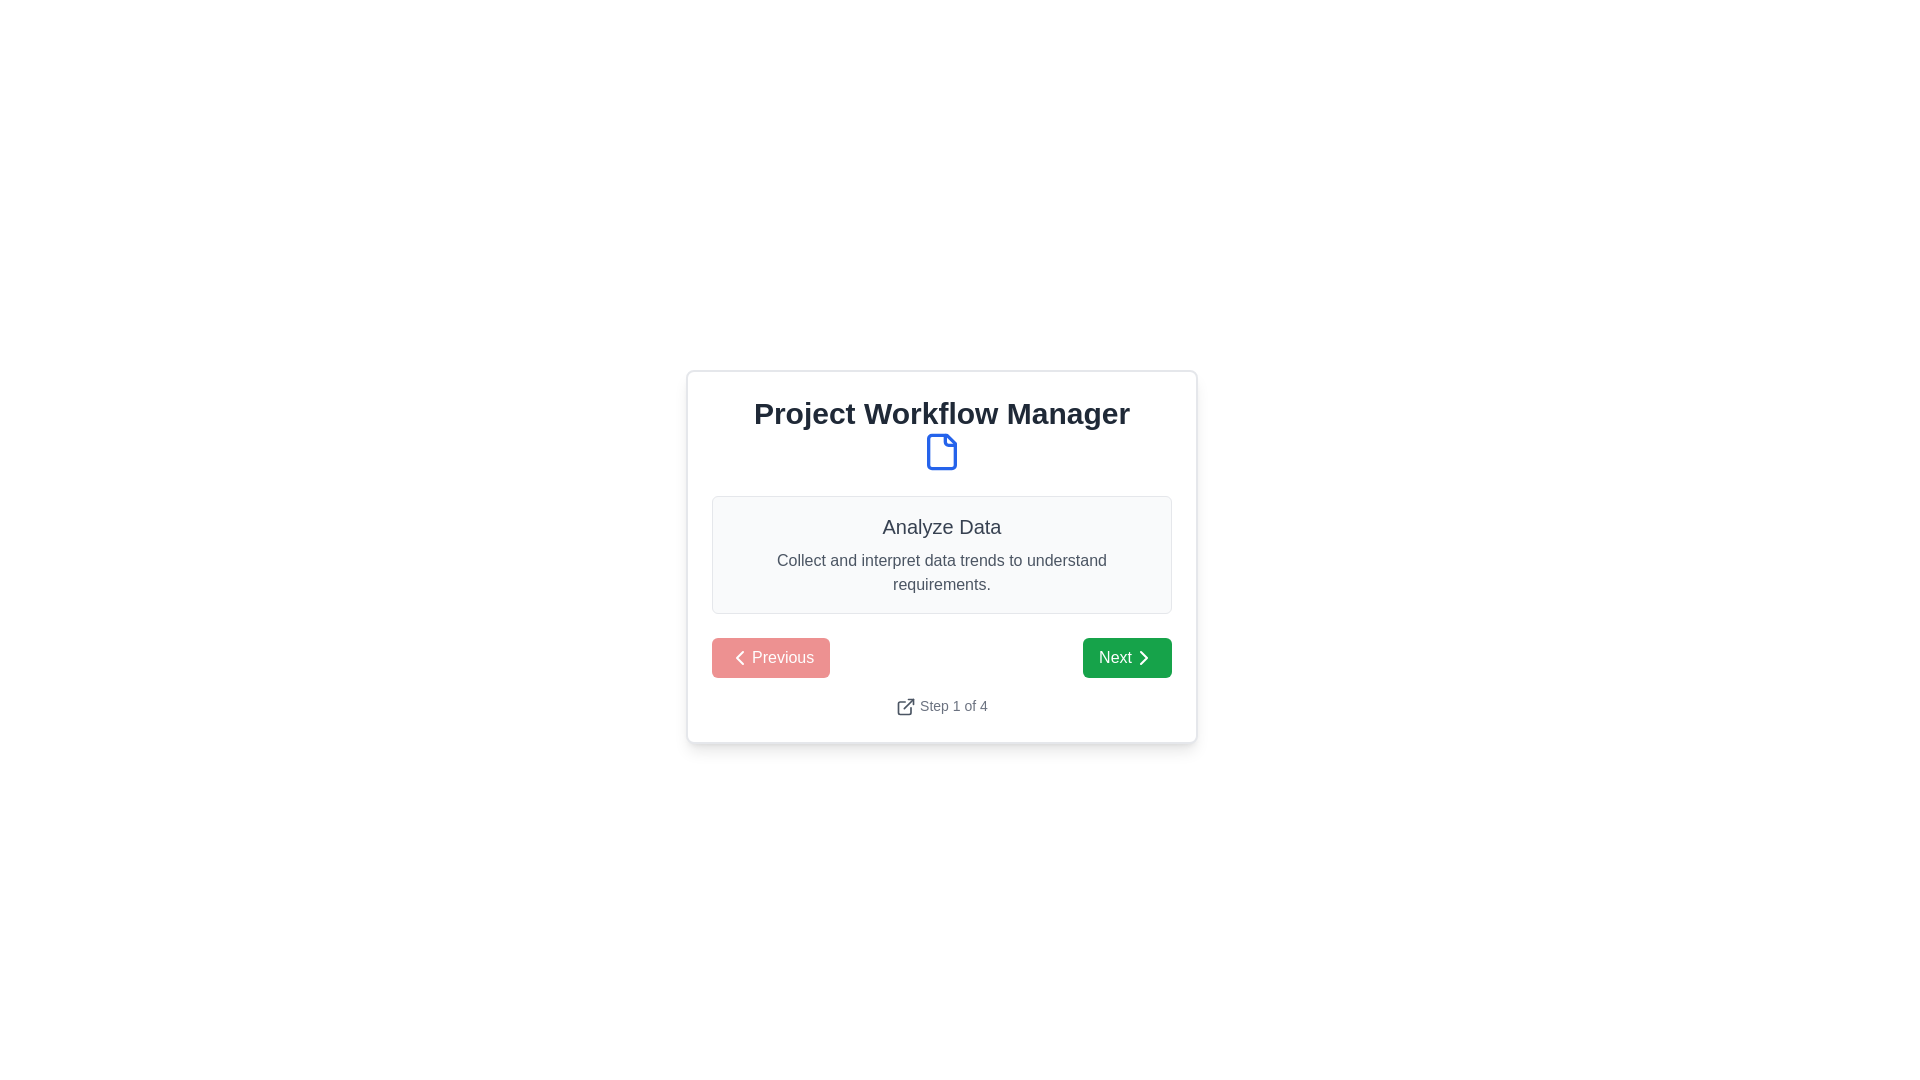  Describe the element at coordinates (940, 451) in the screenshot. I see `the blue-colored file document icon with a folded corner, prominently displayed in the 'Project Workflow Manager' section` at that location.